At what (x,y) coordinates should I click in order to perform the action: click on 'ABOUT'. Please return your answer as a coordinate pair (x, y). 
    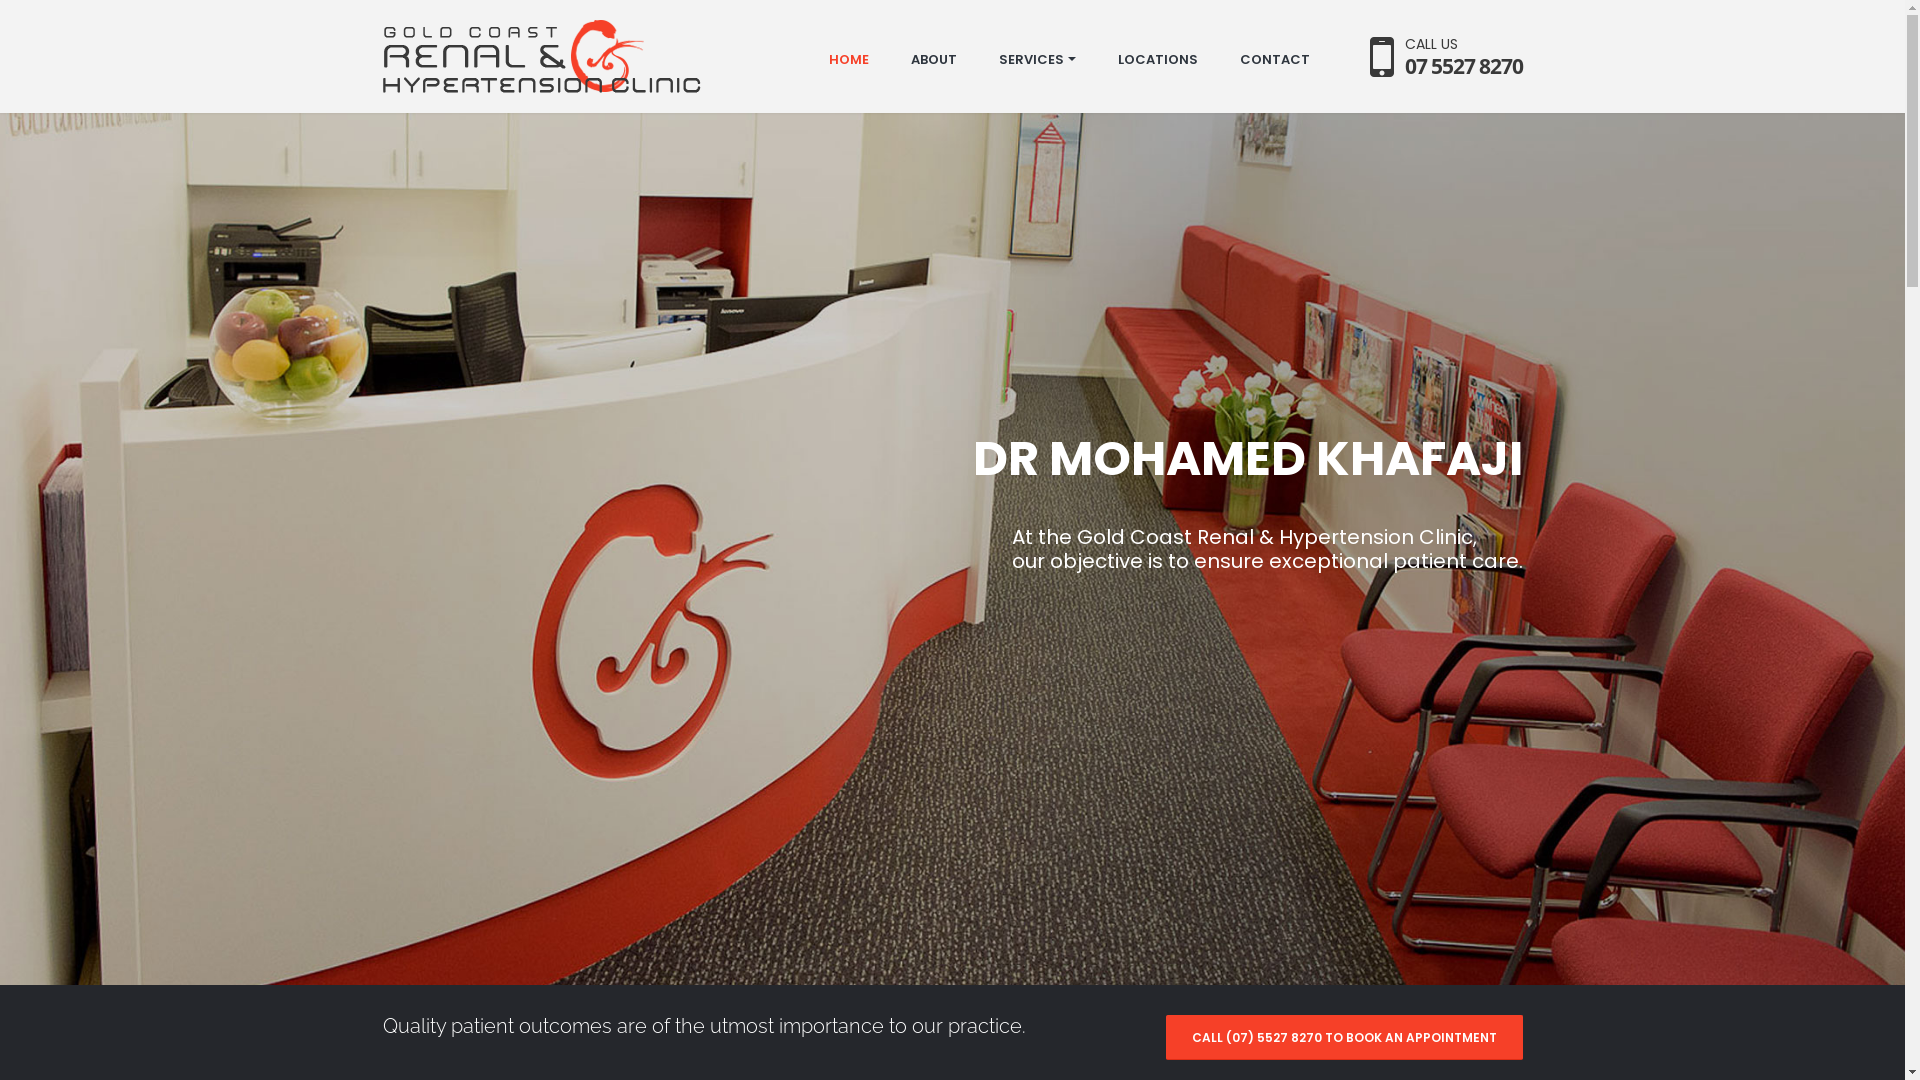
    Looking at the image, I should click on (931, 59).